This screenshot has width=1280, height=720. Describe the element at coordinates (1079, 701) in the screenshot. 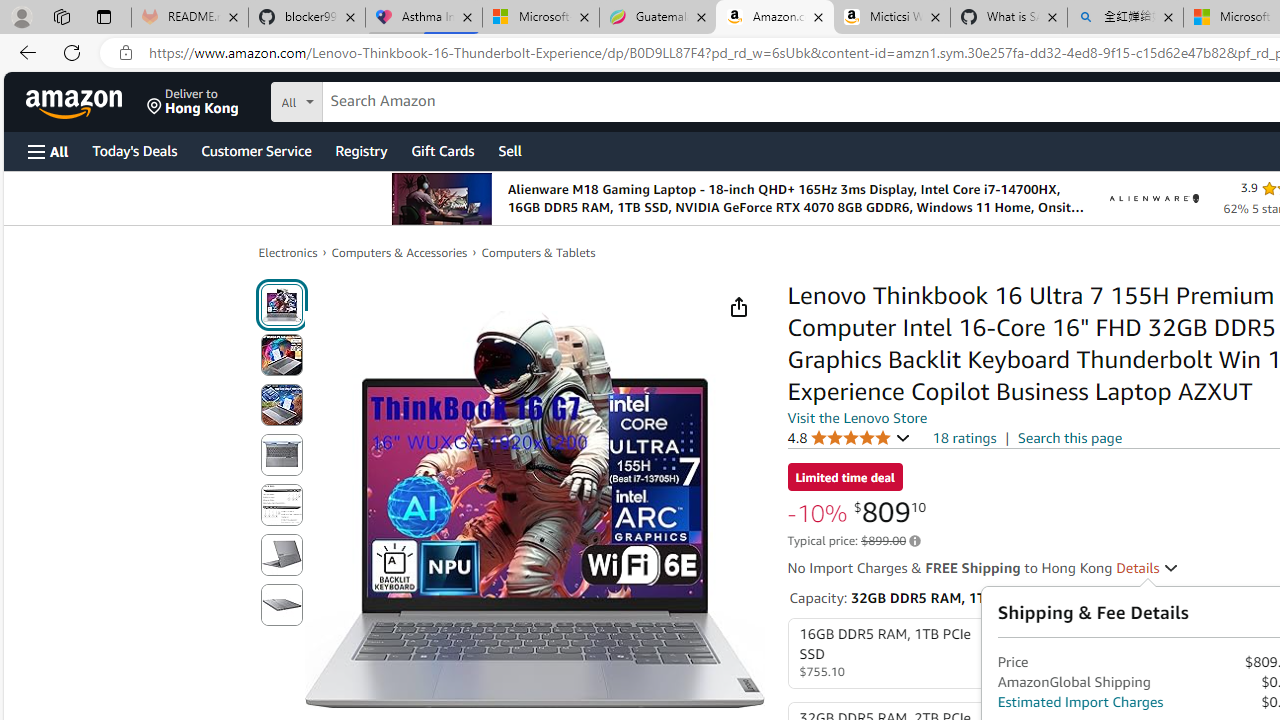

I see `'Estimated Import Charges'` at that location.